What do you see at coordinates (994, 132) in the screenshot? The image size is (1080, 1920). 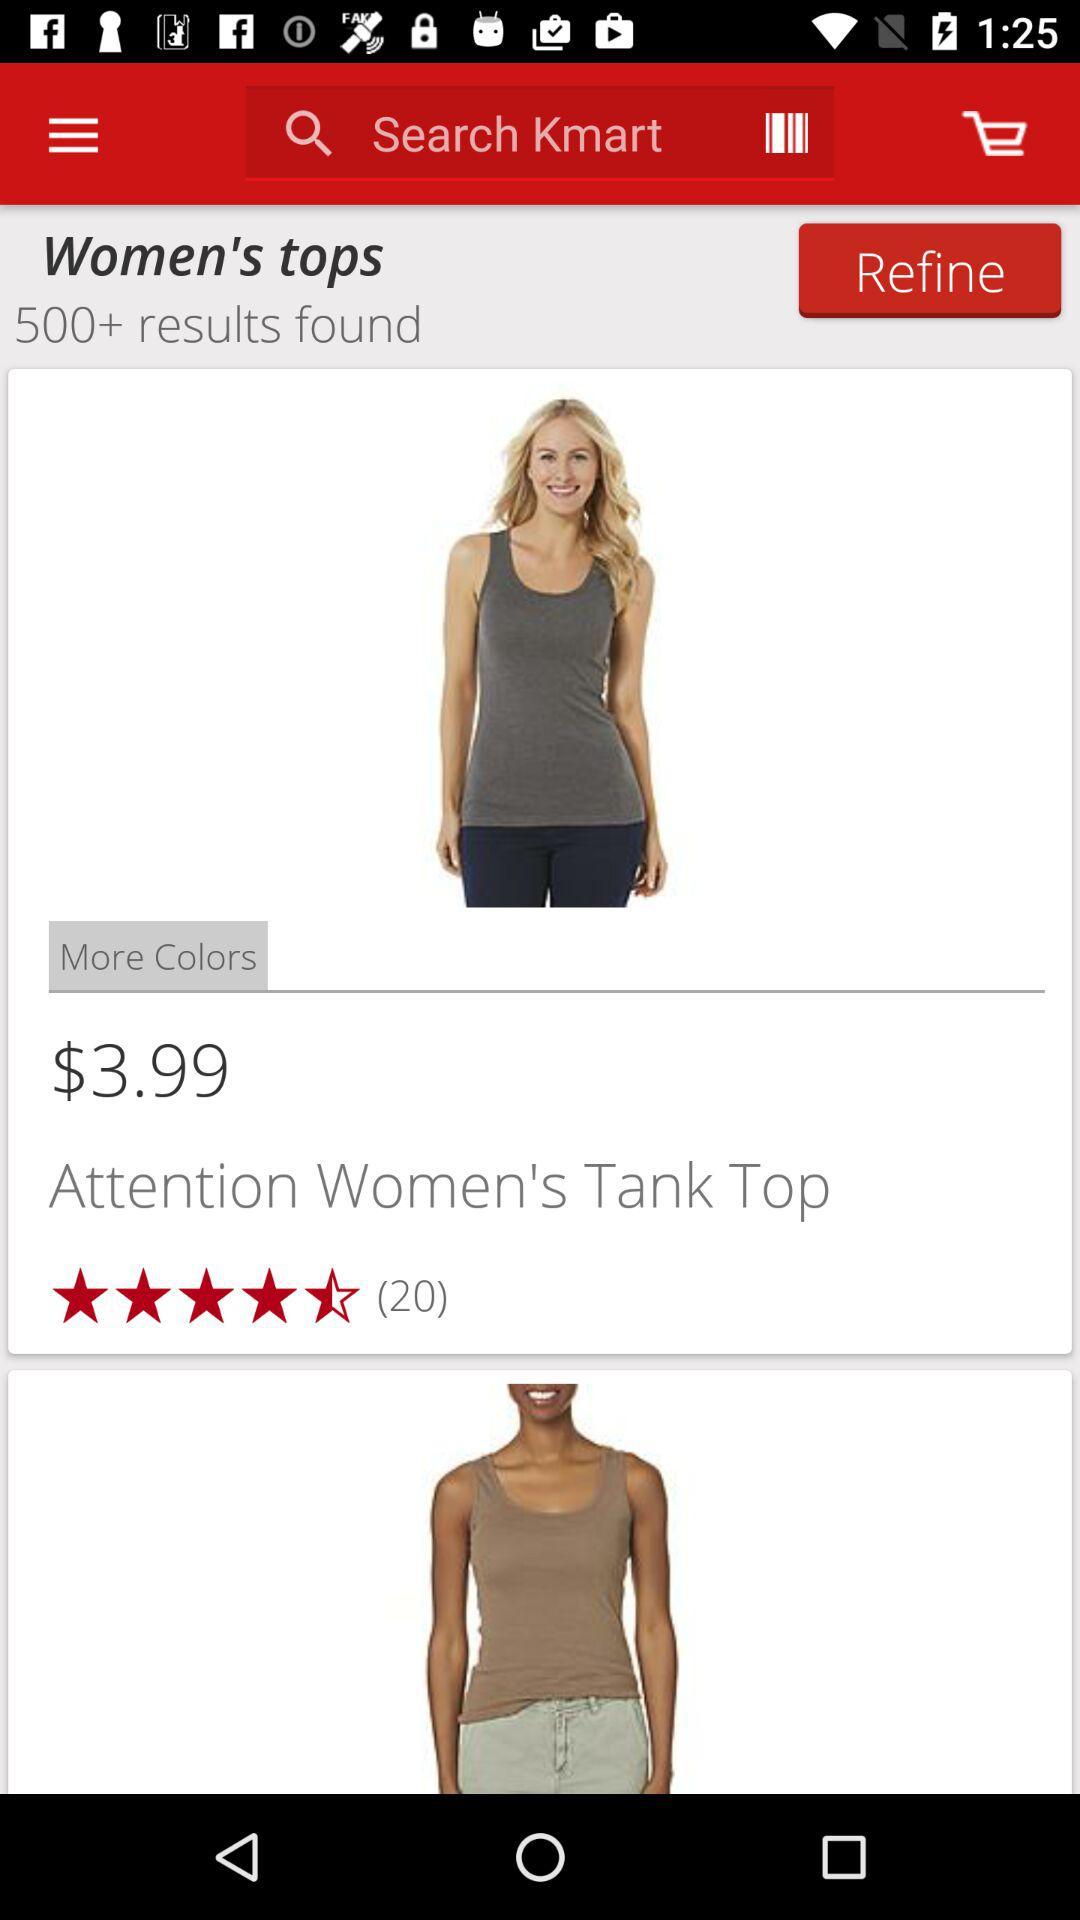 I see `the item above refine item` at bounding box center [994, 132].